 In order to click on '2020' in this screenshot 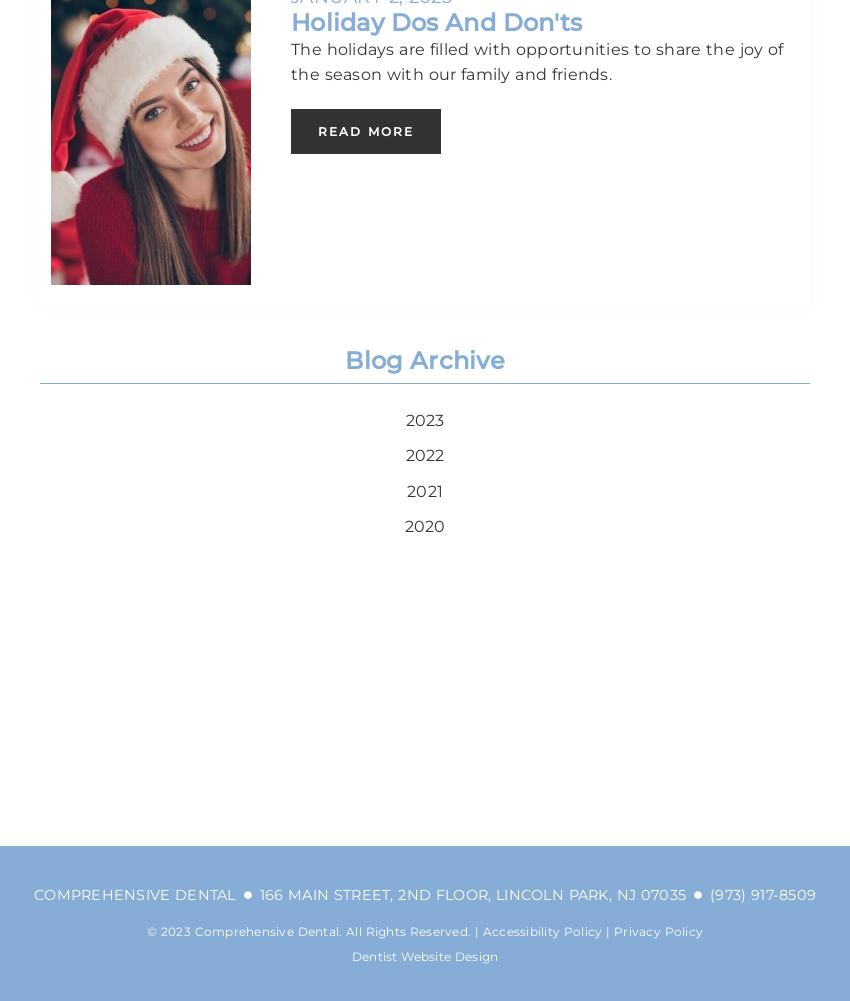, I will do `click(424, 525)`.